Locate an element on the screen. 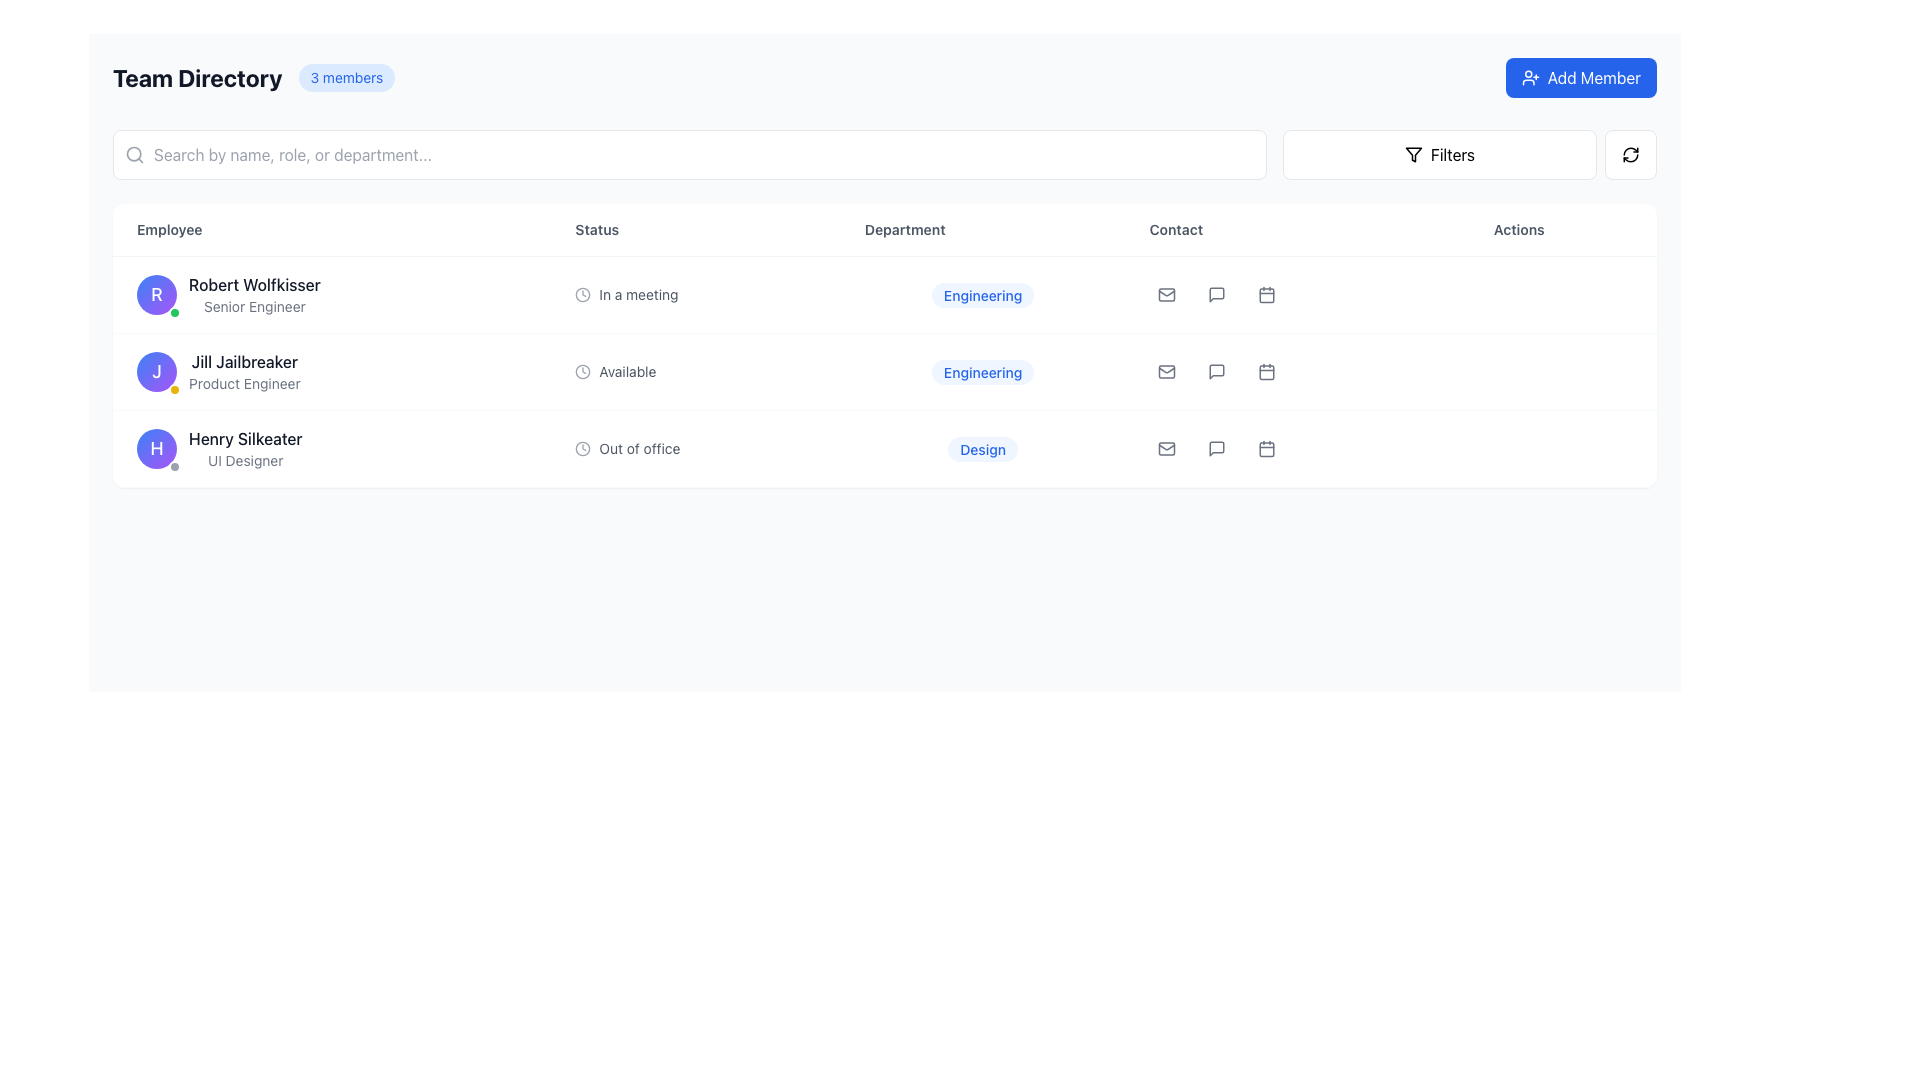 The width and height of the screenshot is (1920, 1080). the magnifying glass icon located to the left of the text input field in the search bar at the top of the Team Directory interface is located at coordinates (133, 153).